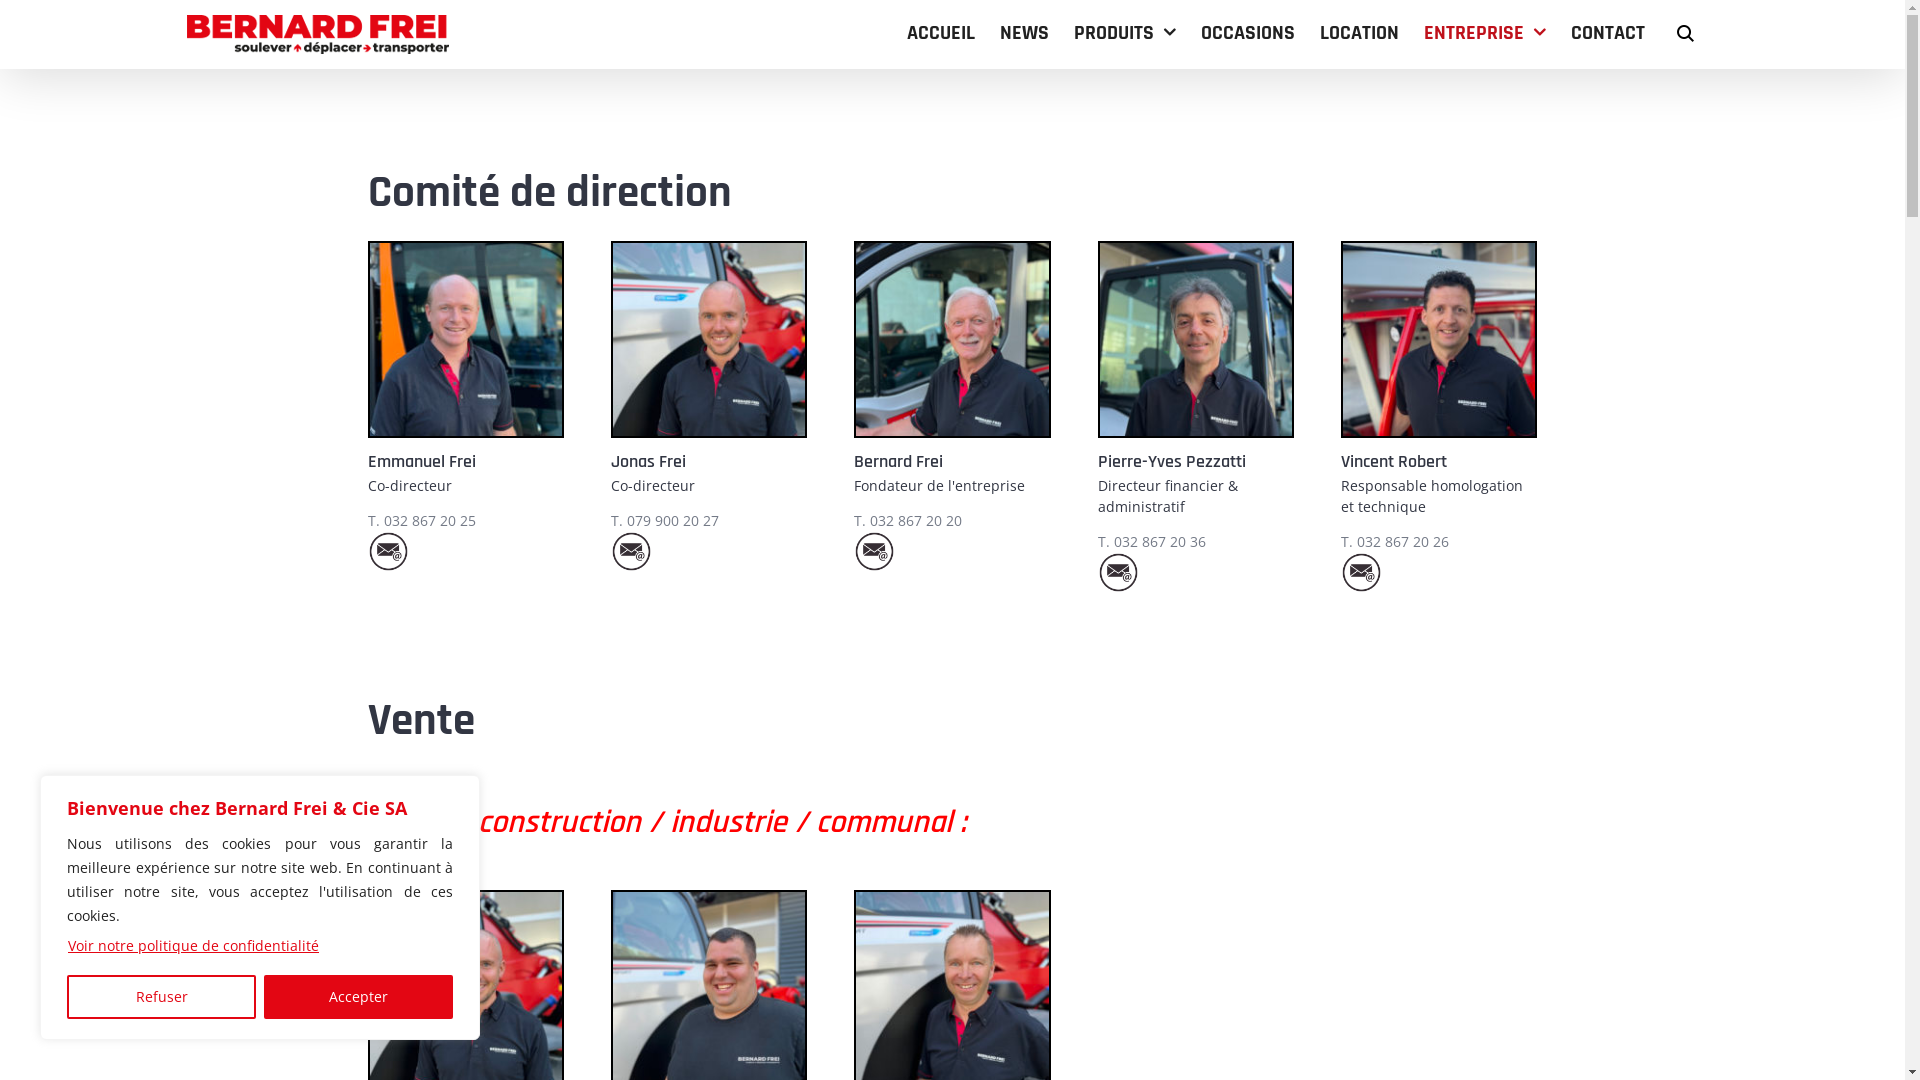 Image resolution: width=1920 pixels, height=1080 pixels. I want to click on 'ENTREPRISE', so click(1484, 32).